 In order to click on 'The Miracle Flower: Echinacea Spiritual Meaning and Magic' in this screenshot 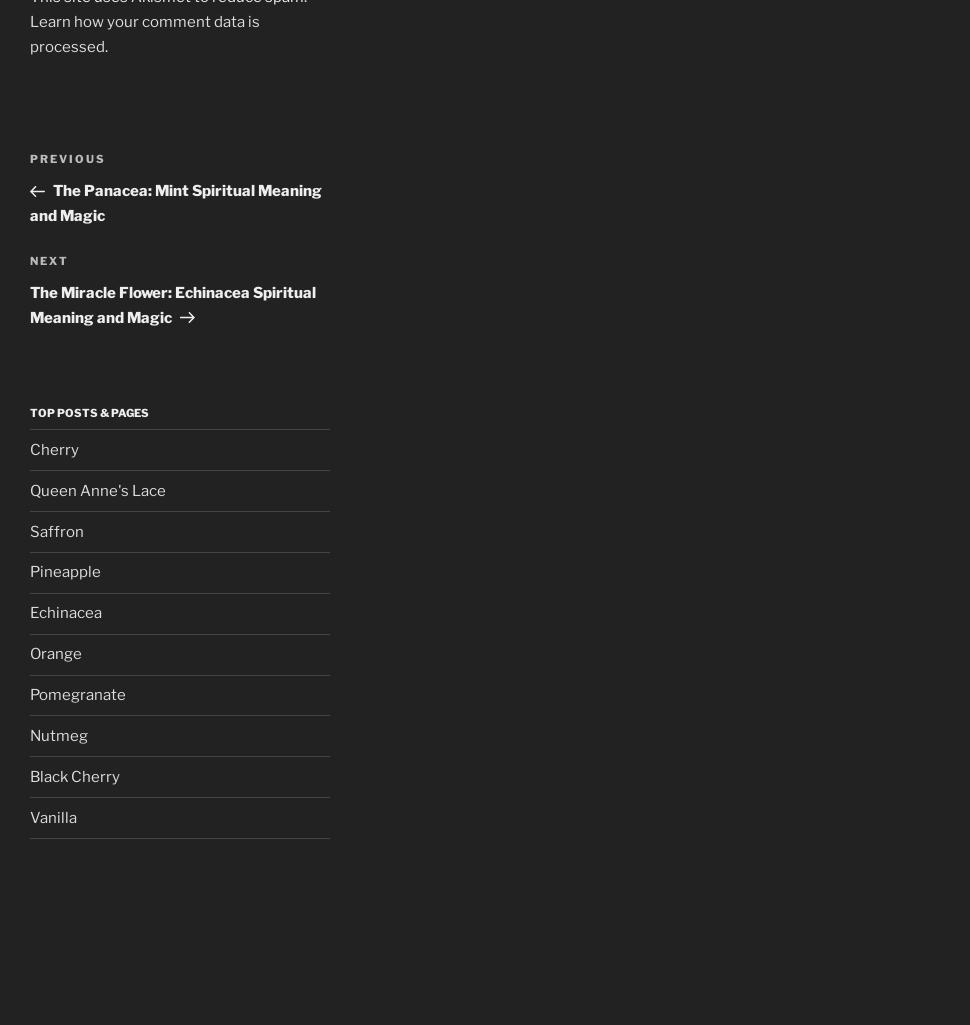, I will do `click(29, 304)`.